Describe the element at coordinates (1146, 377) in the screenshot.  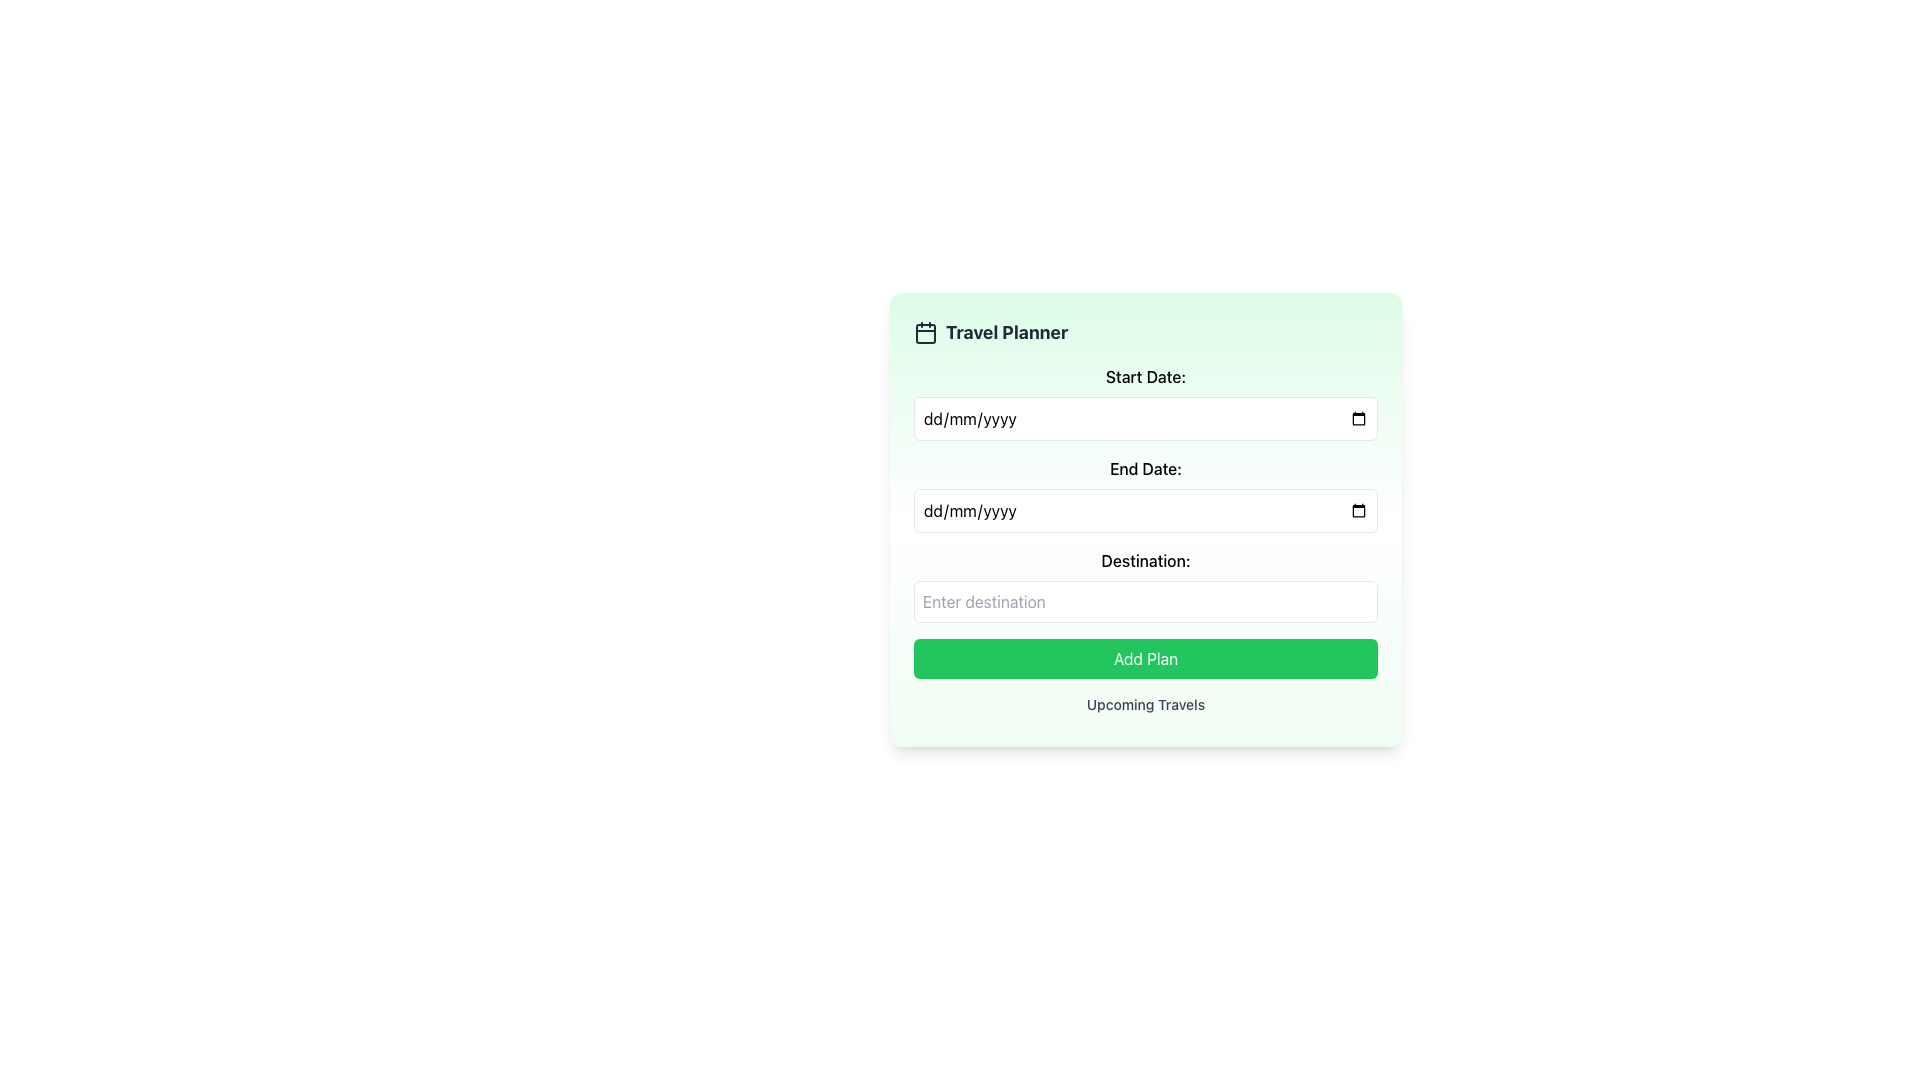
I see `label displaying 'Start Date:' which is in bold on a light green background, located above the date input field in the travel planning form` at that location.